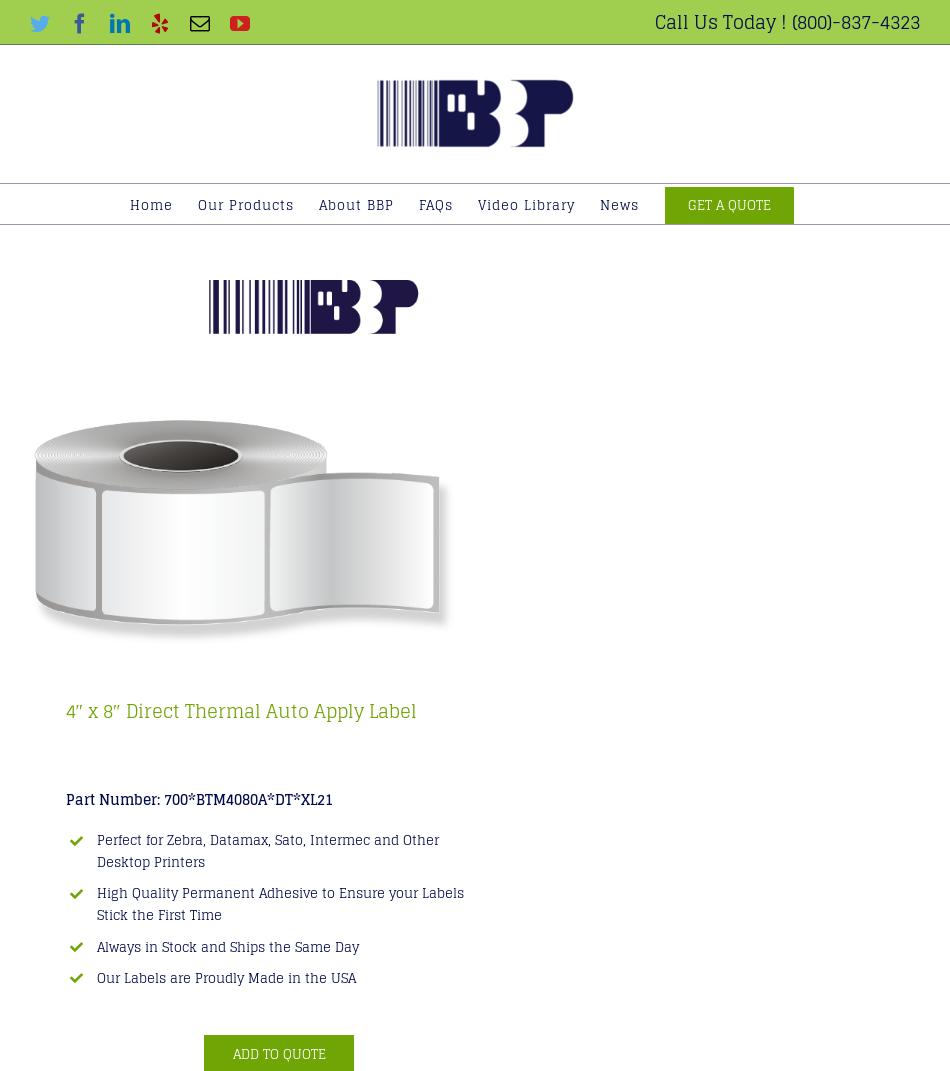  What do you see at coordinates (728, 203) in the screenshot?
I see `'Get a Quote'` at bounding box center [728, 203].